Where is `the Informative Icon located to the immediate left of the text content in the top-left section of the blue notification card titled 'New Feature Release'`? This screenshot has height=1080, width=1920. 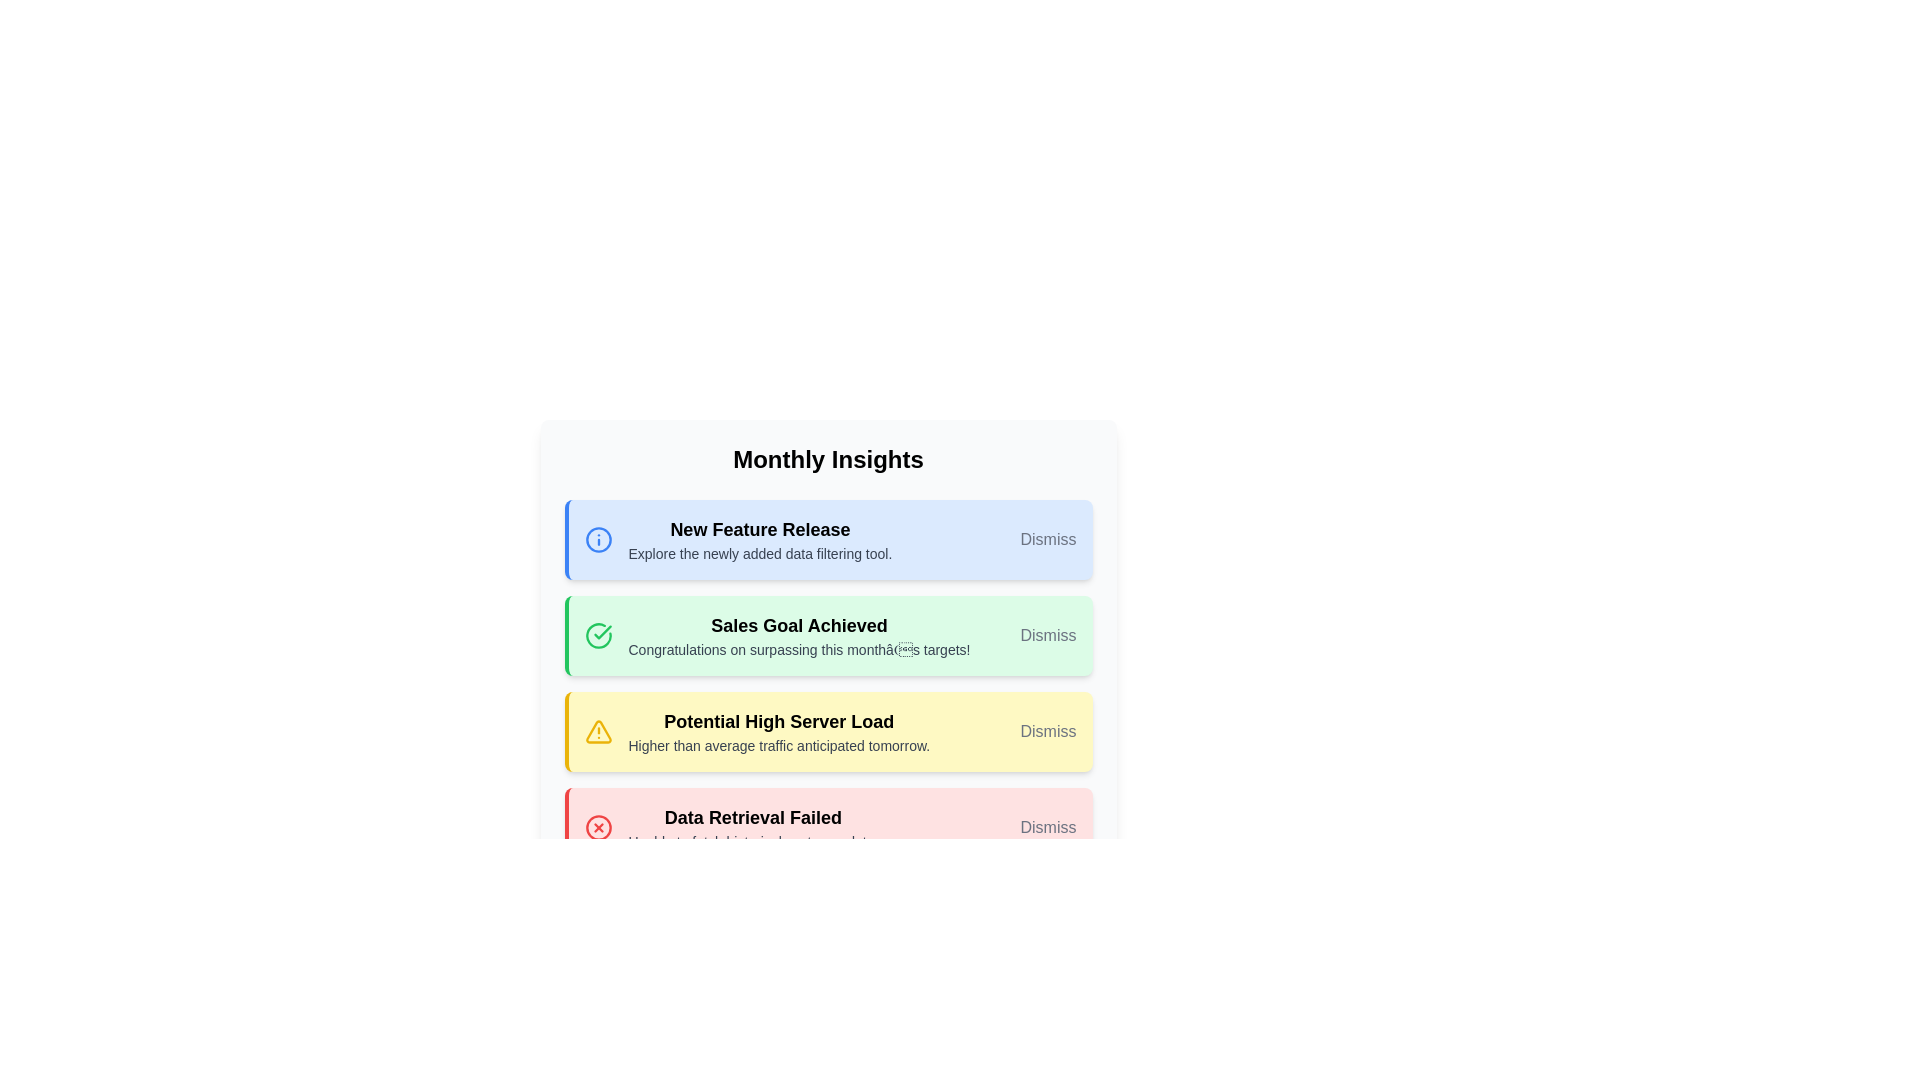 the Informative Icon located to the immediate left of the text content in the top-left section of the blue notification card titled 'New Feature Release' is located at coordinates (597, 540).